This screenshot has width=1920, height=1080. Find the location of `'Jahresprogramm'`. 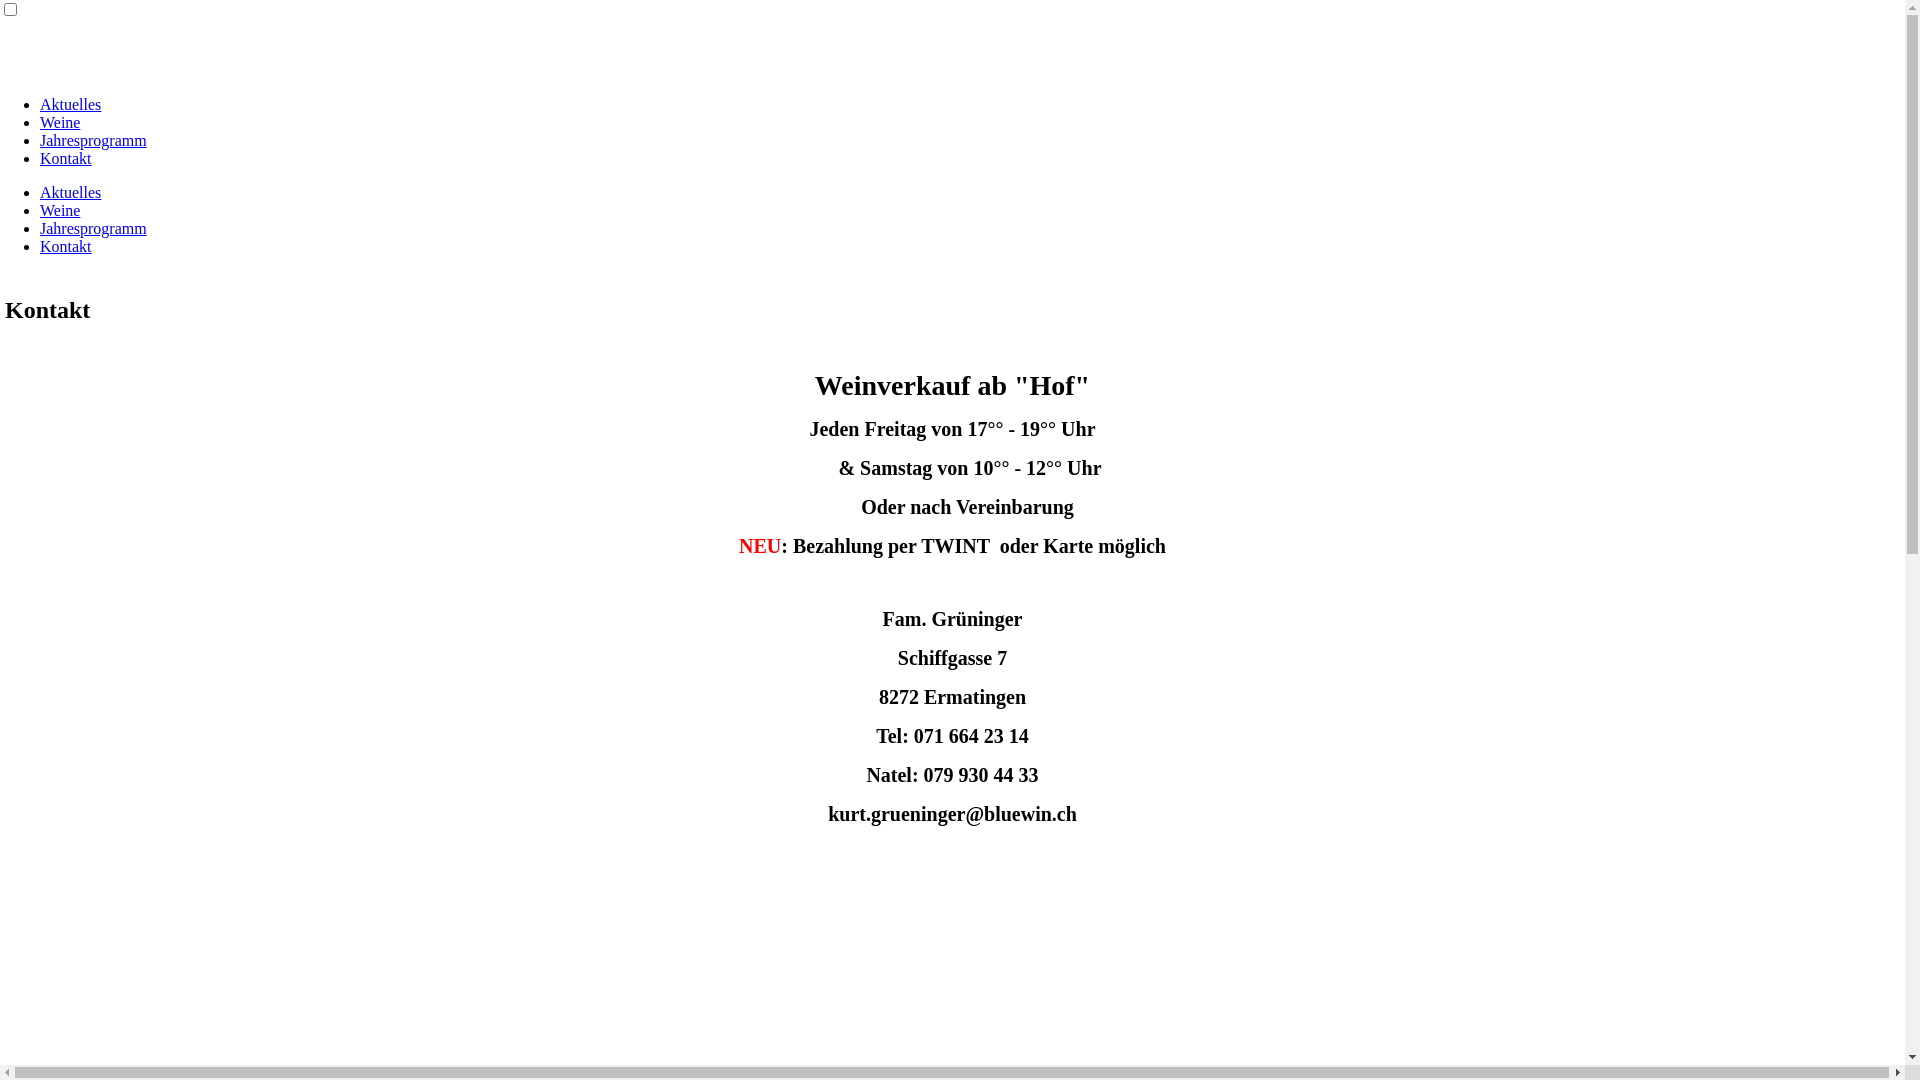

'Jahresprogramm' is located at coordinates (39, 227).